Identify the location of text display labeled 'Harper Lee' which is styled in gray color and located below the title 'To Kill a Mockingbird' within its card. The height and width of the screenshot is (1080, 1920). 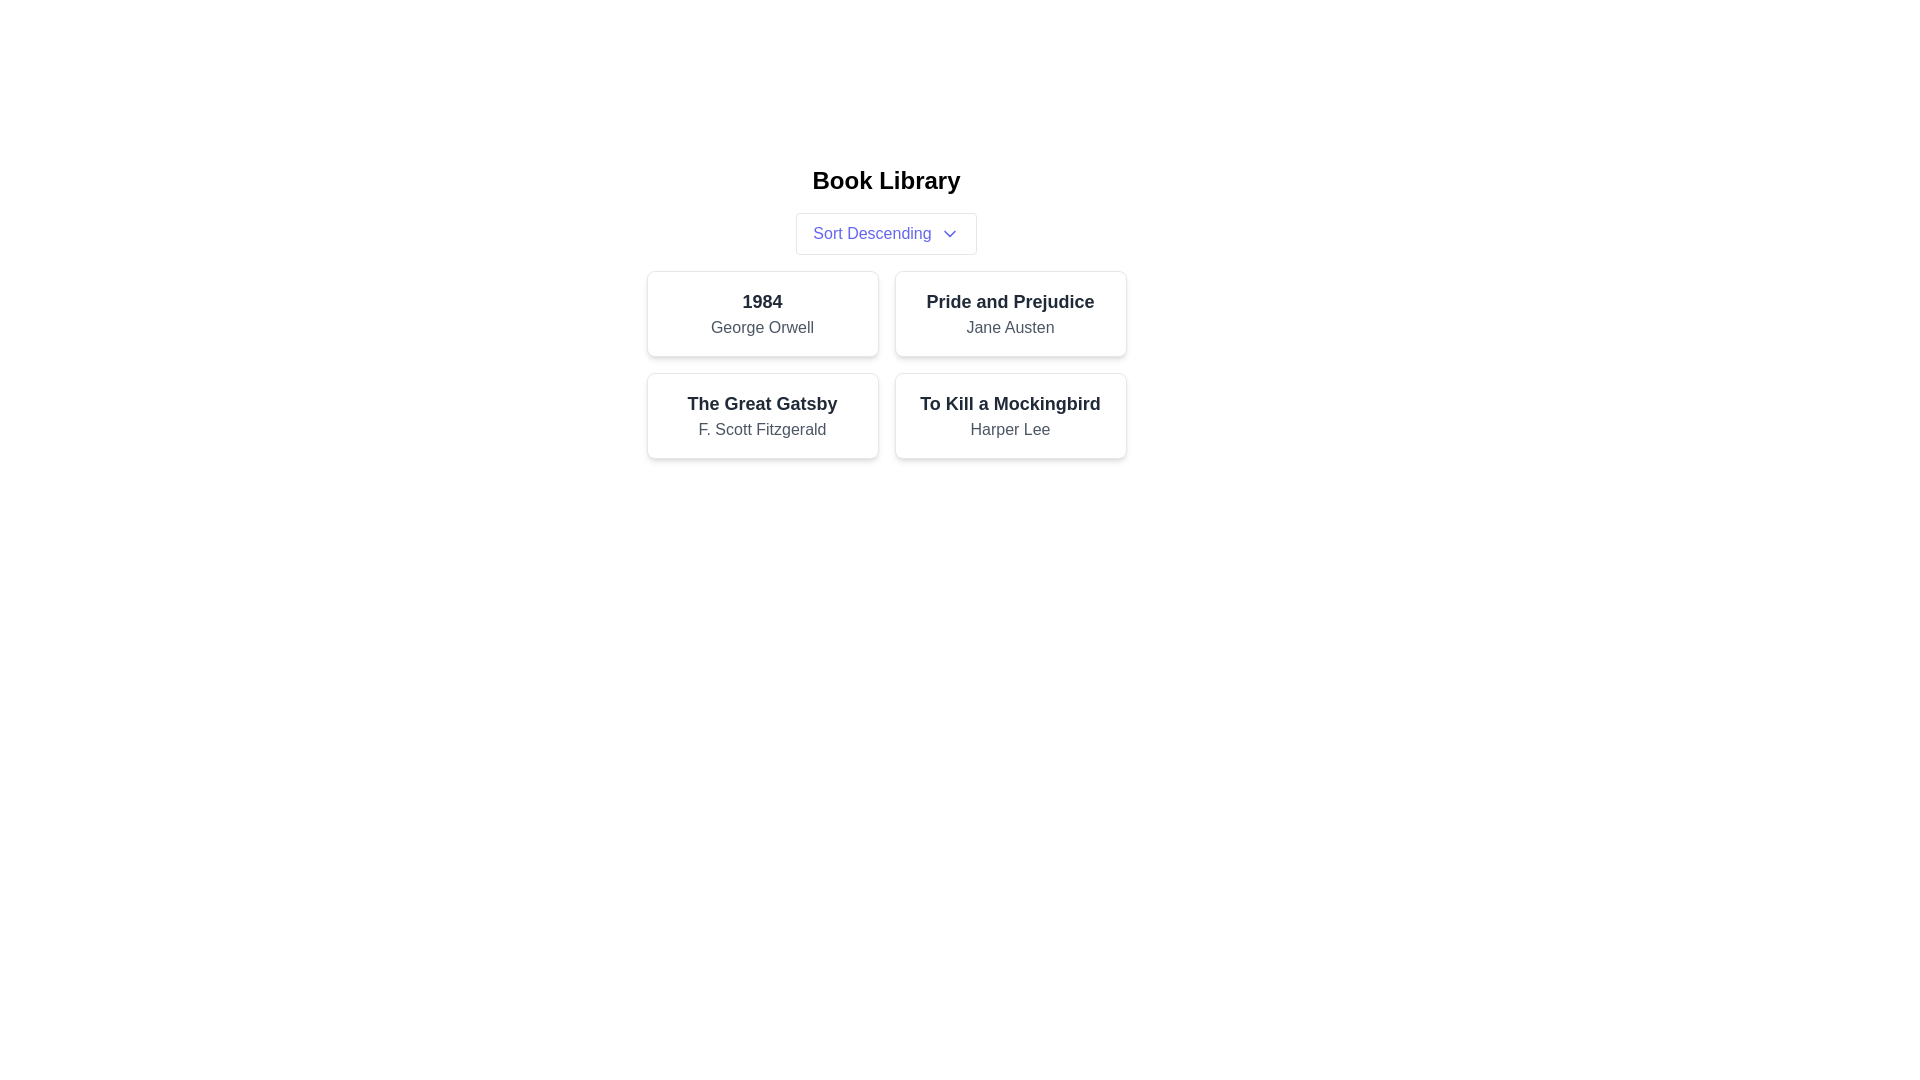
(1010, 428).